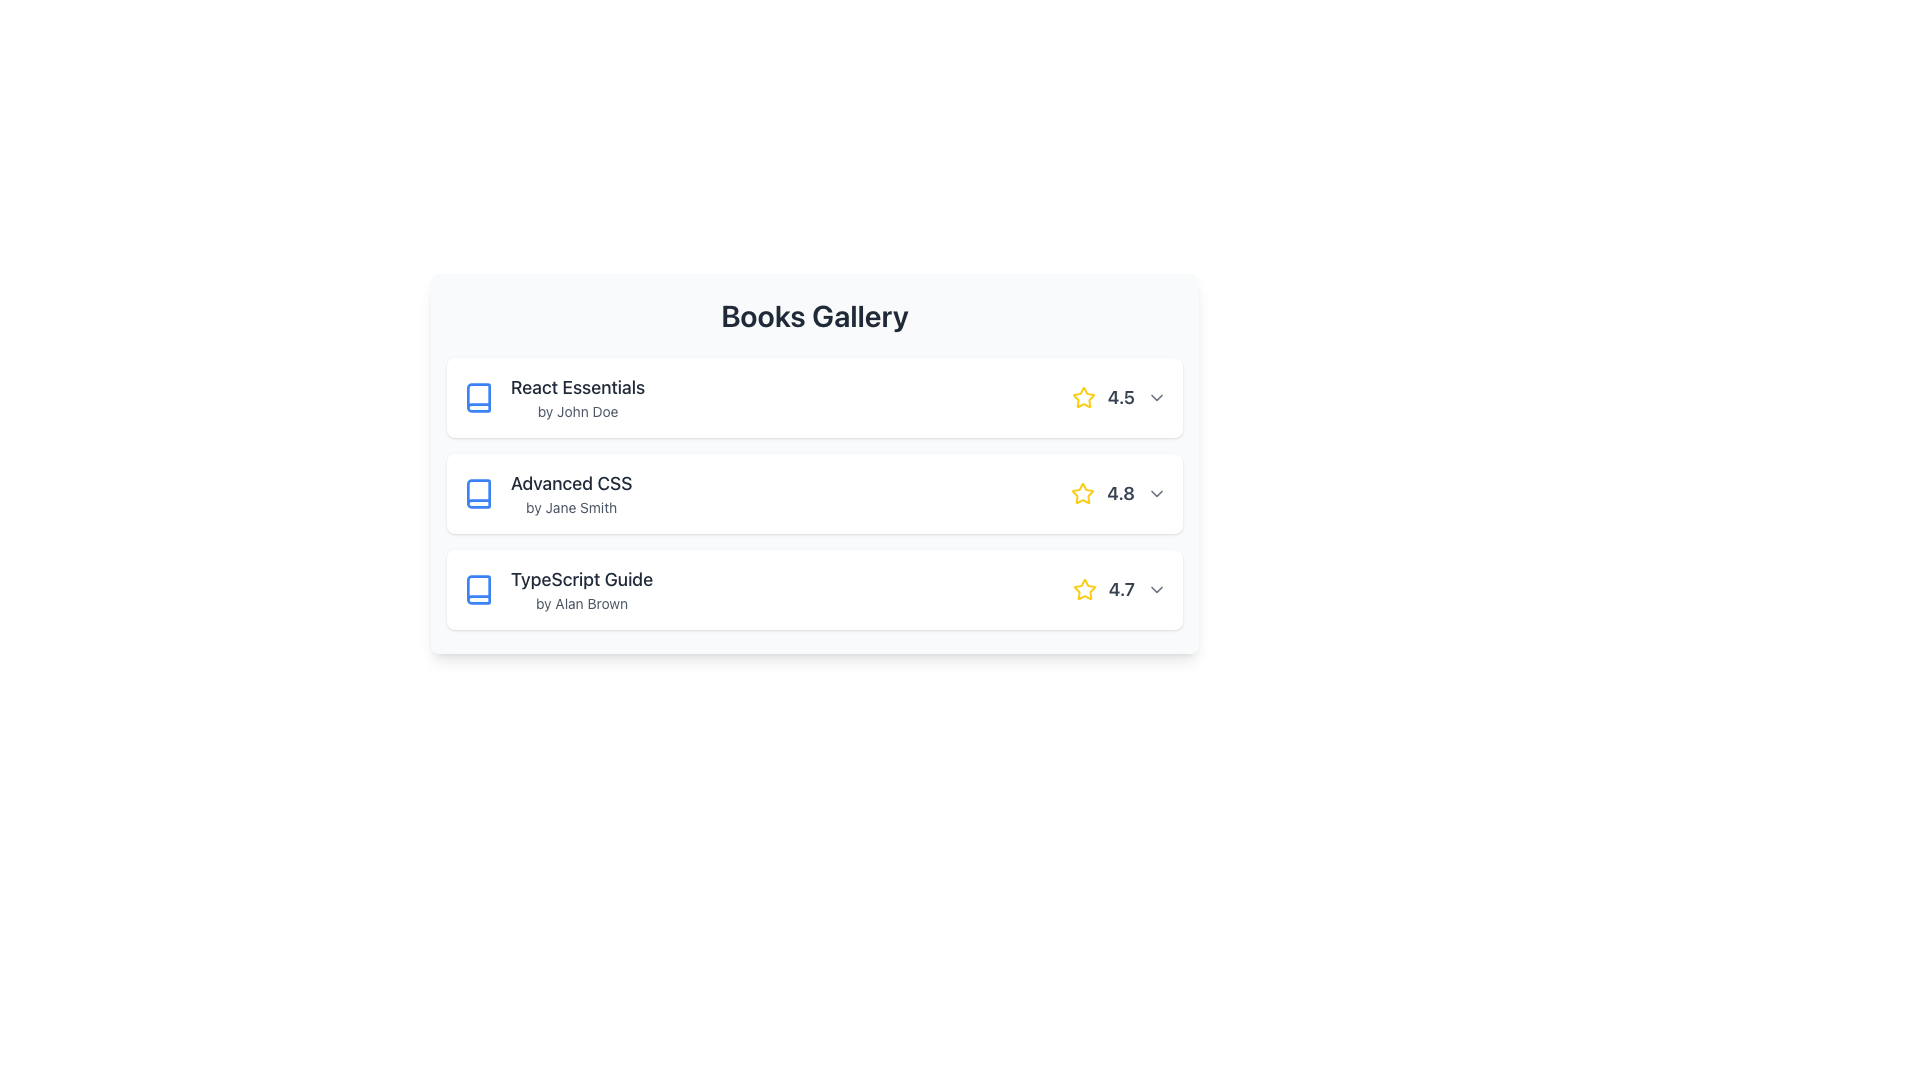 The image size is (1920, 1080). I want to click on the Text Label titled 'TypeScript Guide' which features a bold title and a subtitle 'by Alan Brown', located centrally in the third row of book entries, so click(581, 589).